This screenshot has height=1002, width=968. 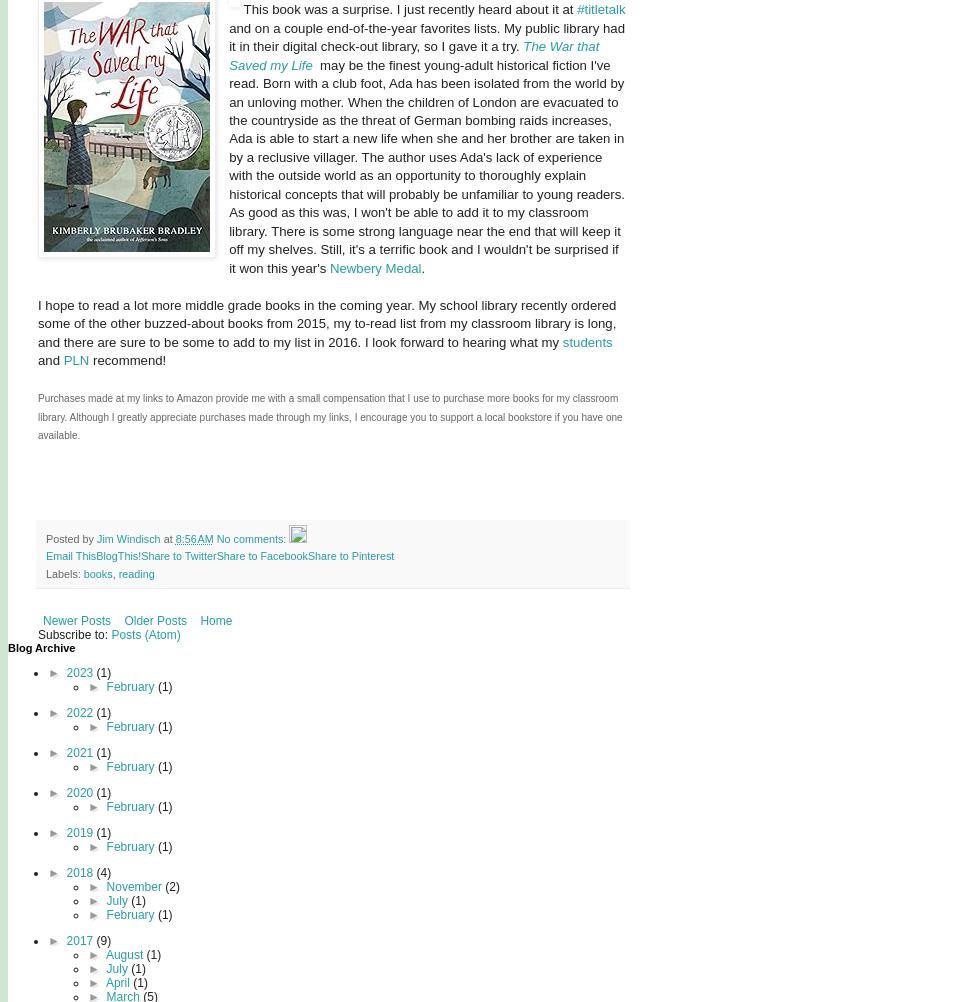 I want to click on 'Share to Pinterest', so click(x=305, y=556).